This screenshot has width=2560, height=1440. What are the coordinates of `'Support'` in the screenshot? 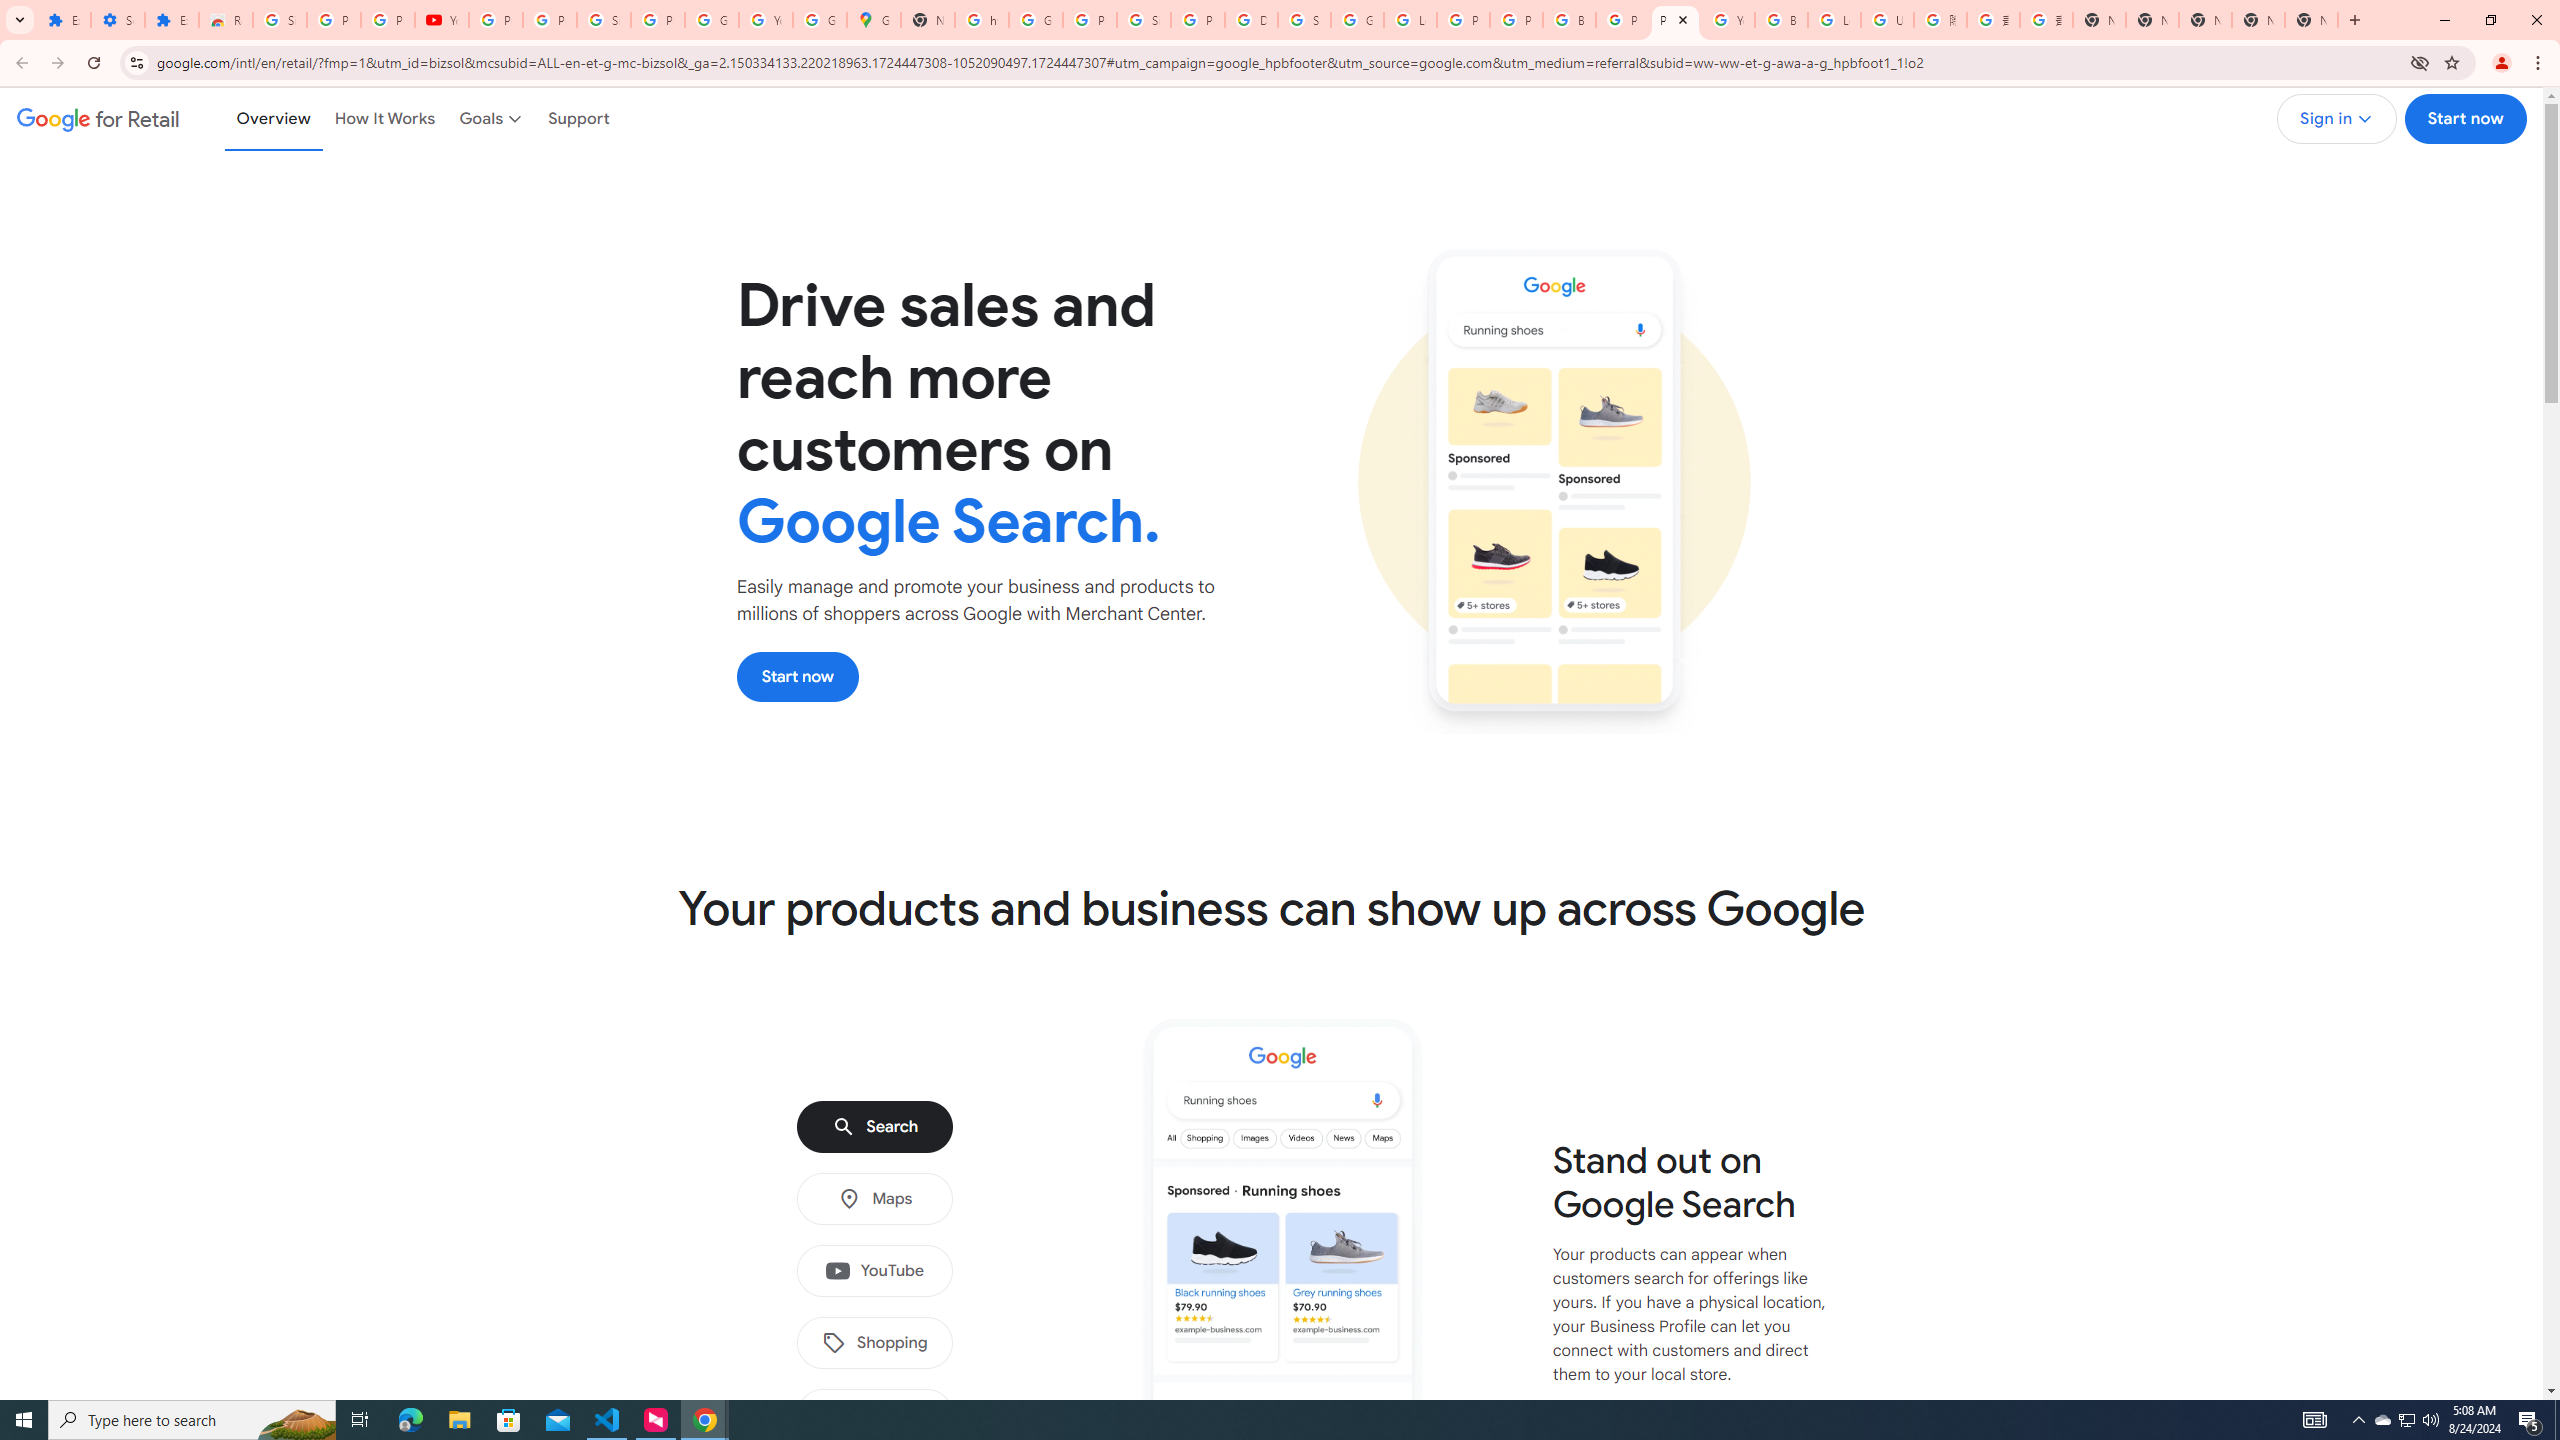 It's located at (578, 118).